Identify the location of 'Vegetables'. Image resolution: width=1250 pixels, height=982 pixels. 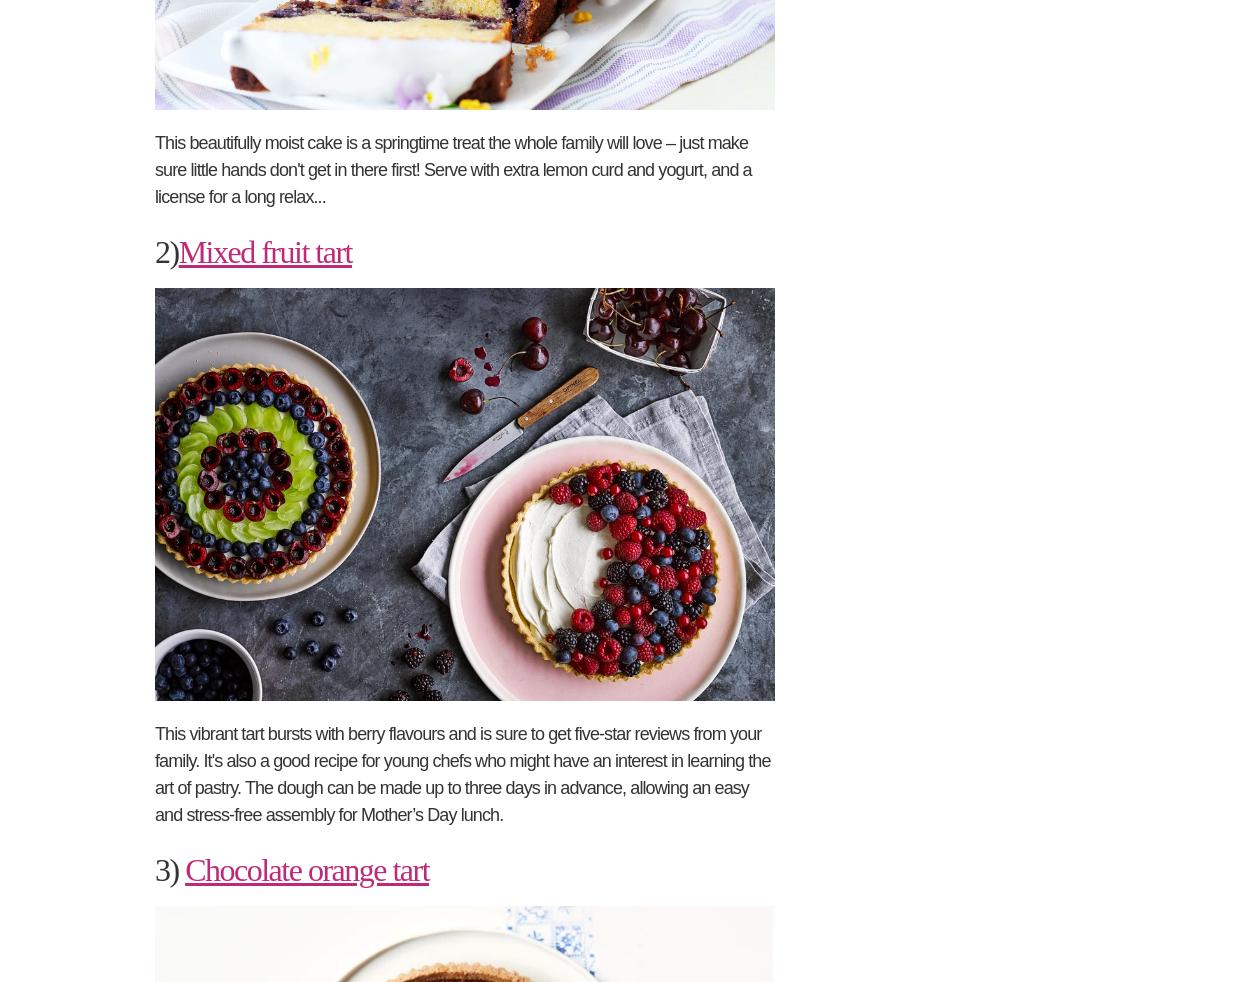
(924, 418).